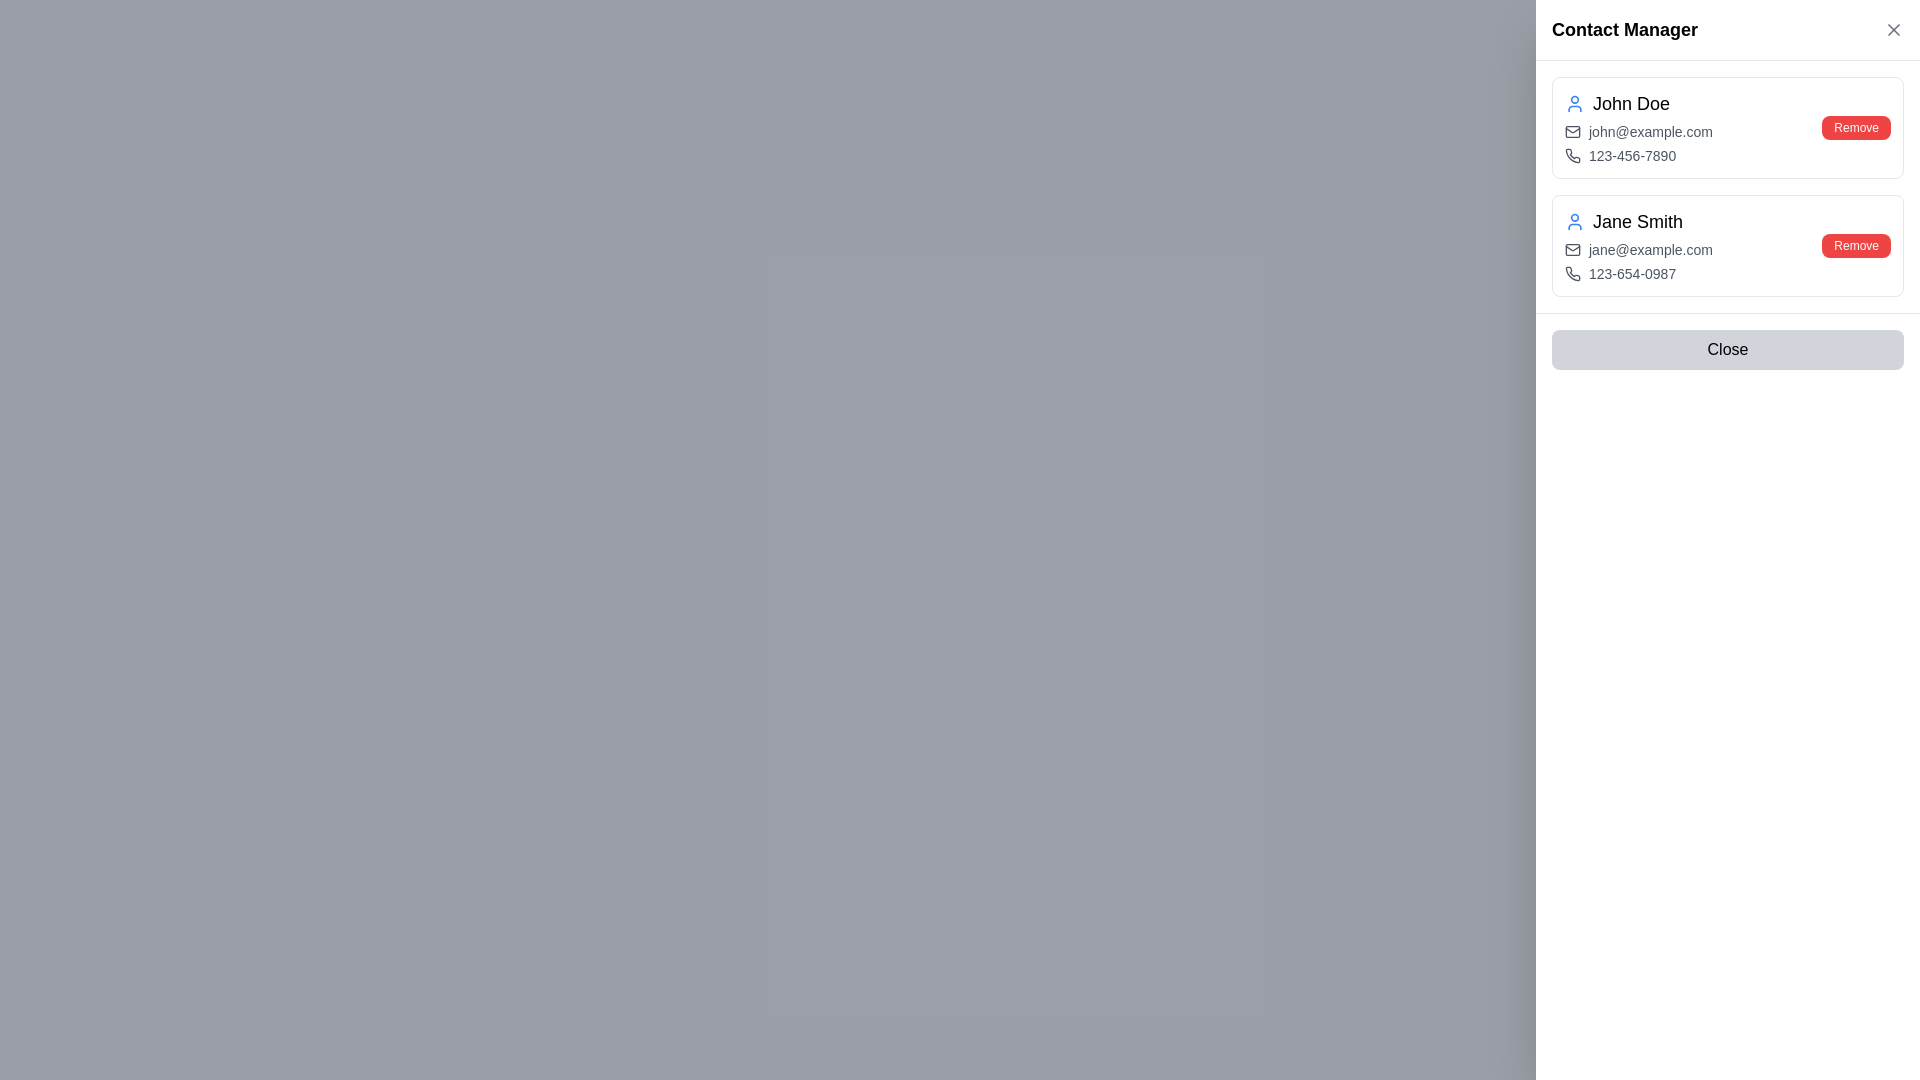  I want to click on the button that allows users to remove the contact entry for 'John Doe' from the contact list in the 'Contact Manager' interface to observe the hover effect, so click(1855, 127).